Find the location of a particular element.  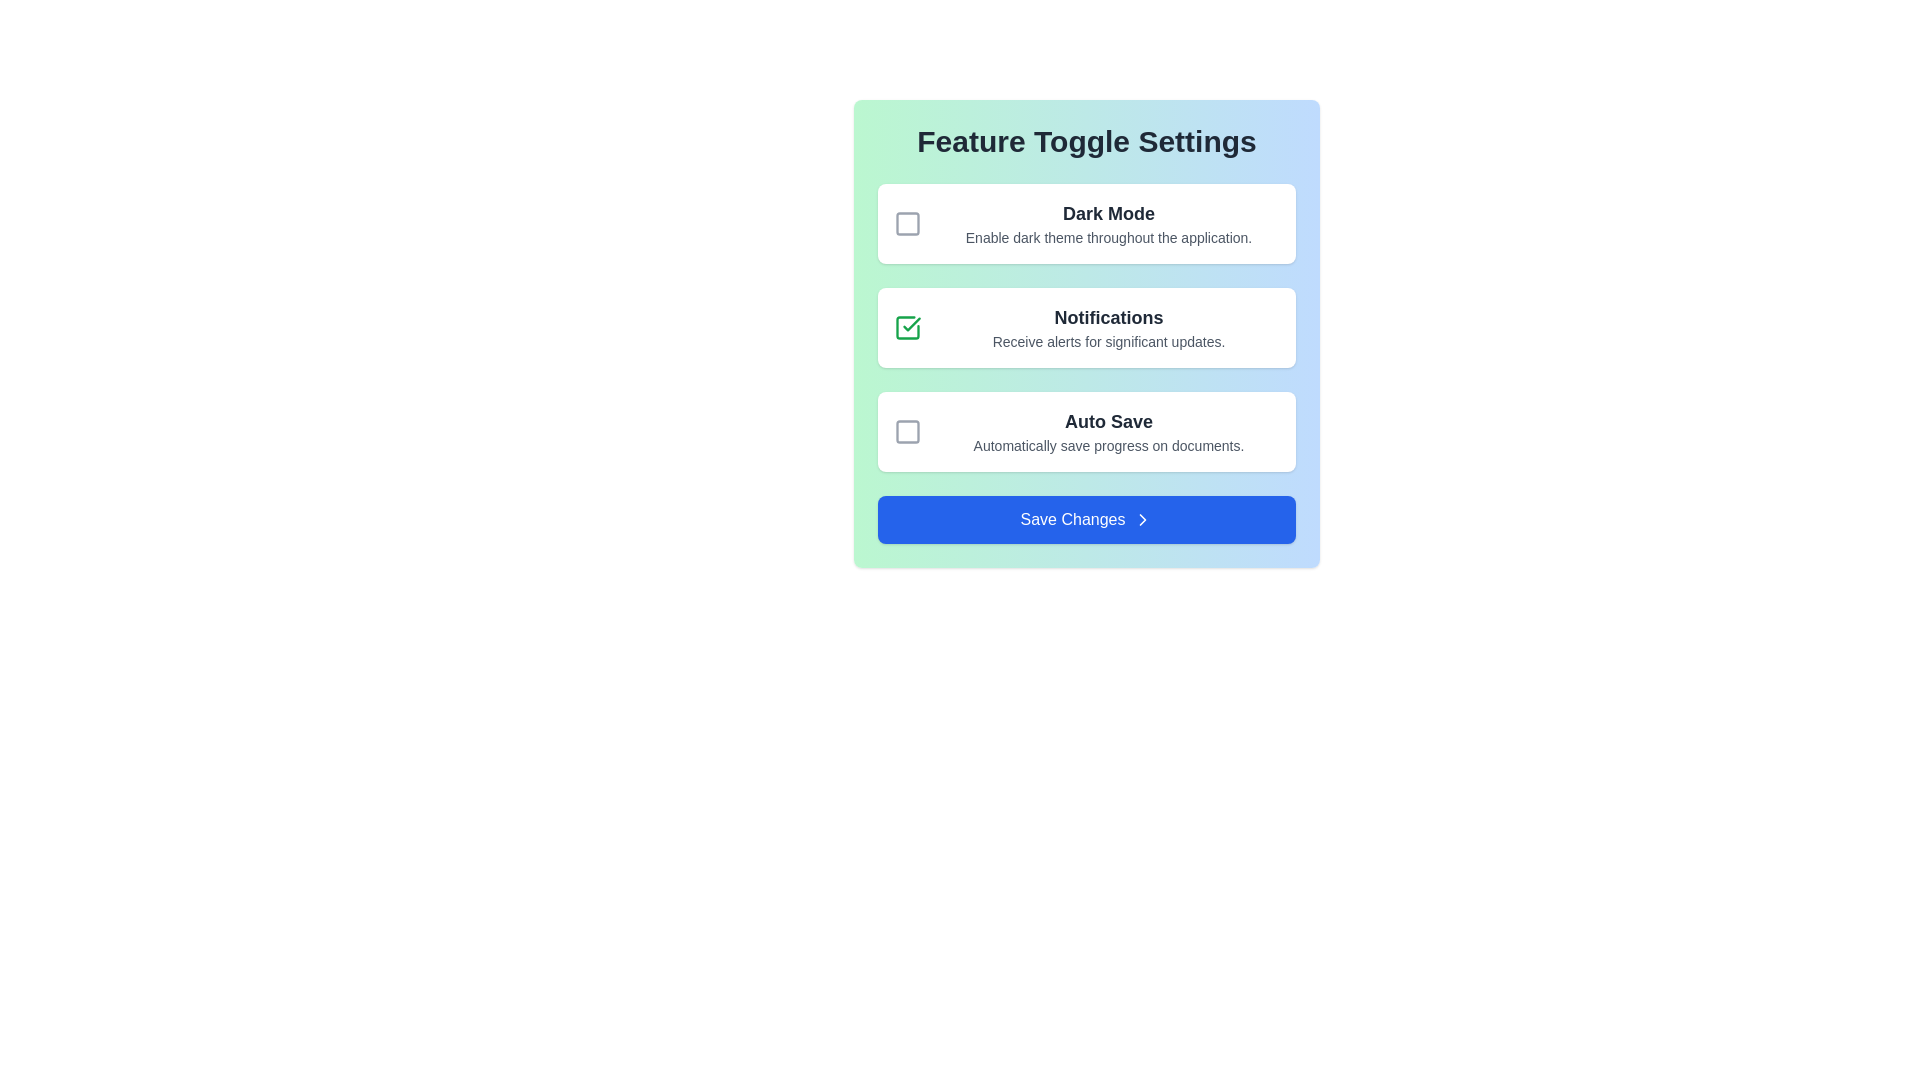

the right edge icon of the 'Save Changes' button is located at coordinates (1143, 519).